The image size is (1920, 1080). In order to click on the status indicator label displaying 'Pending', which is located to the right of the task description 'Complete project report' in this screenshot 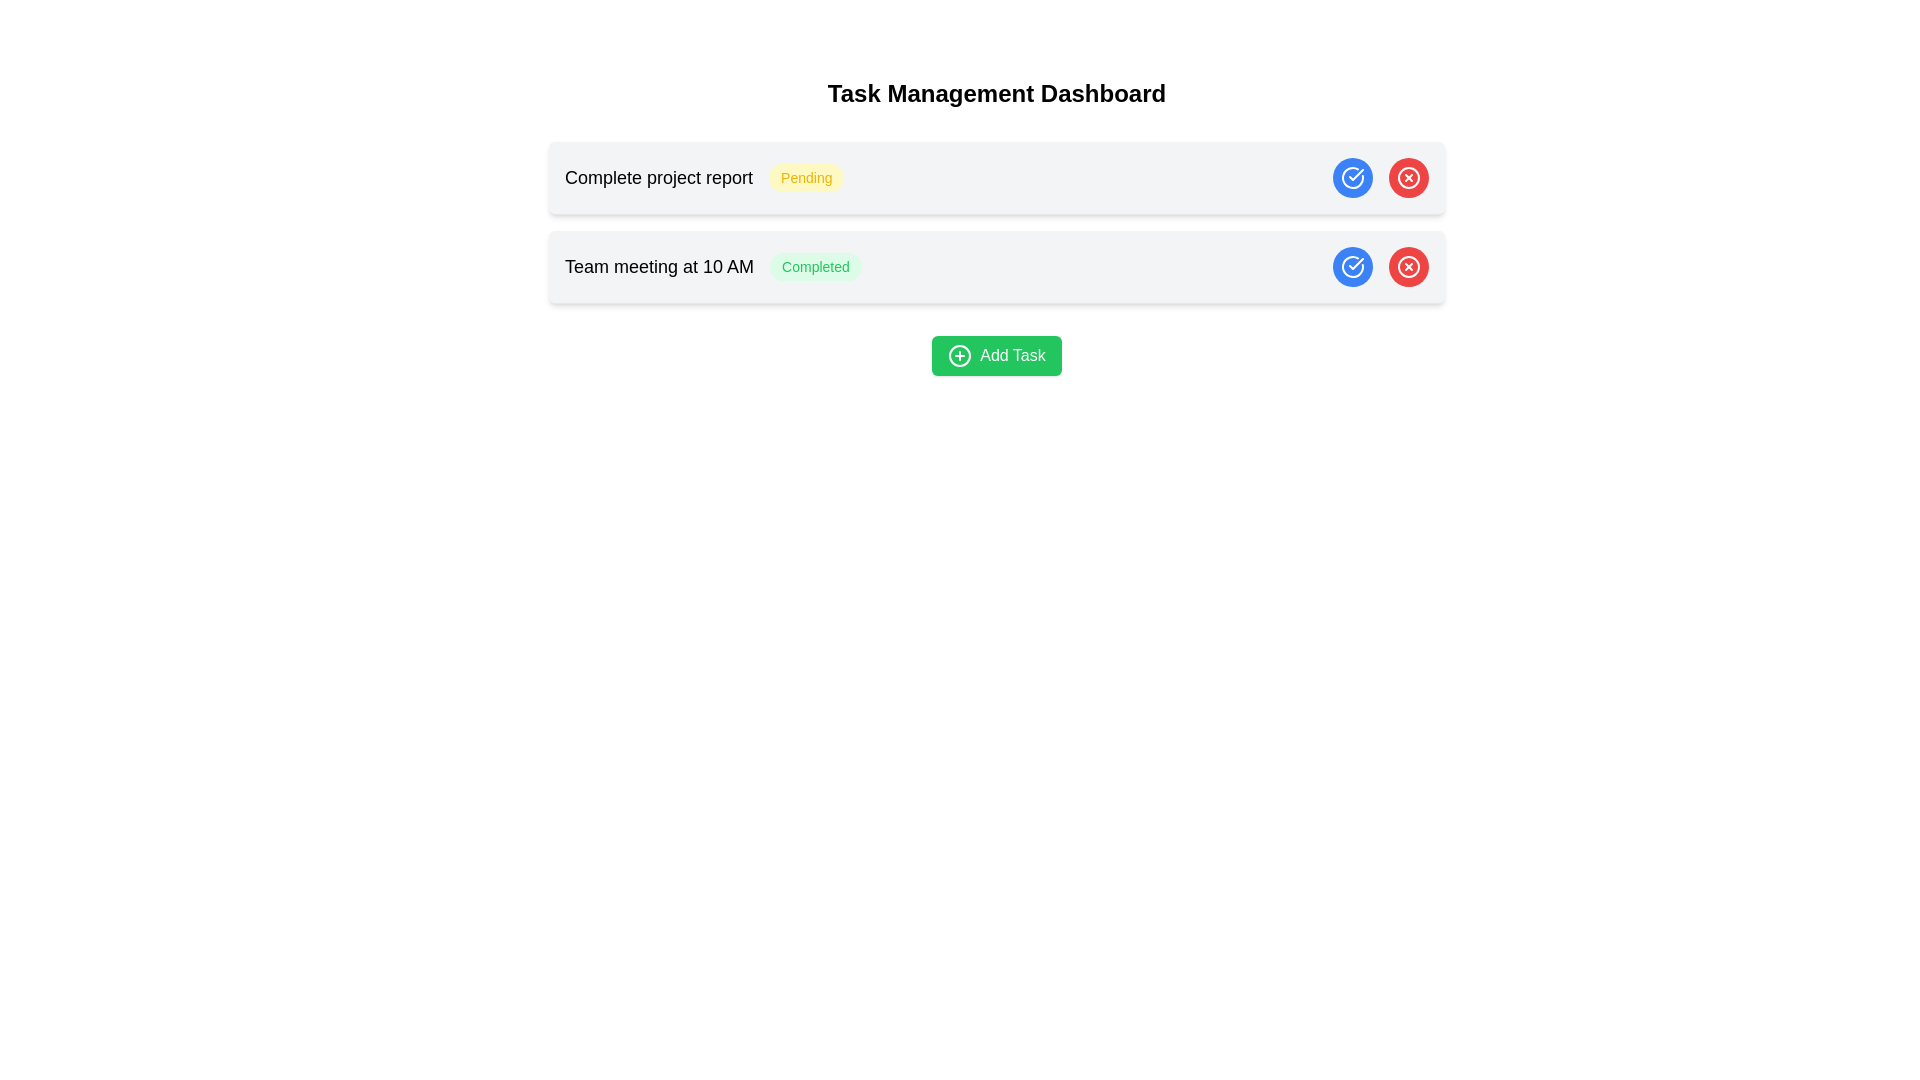, I will do `click(806, 176)`.